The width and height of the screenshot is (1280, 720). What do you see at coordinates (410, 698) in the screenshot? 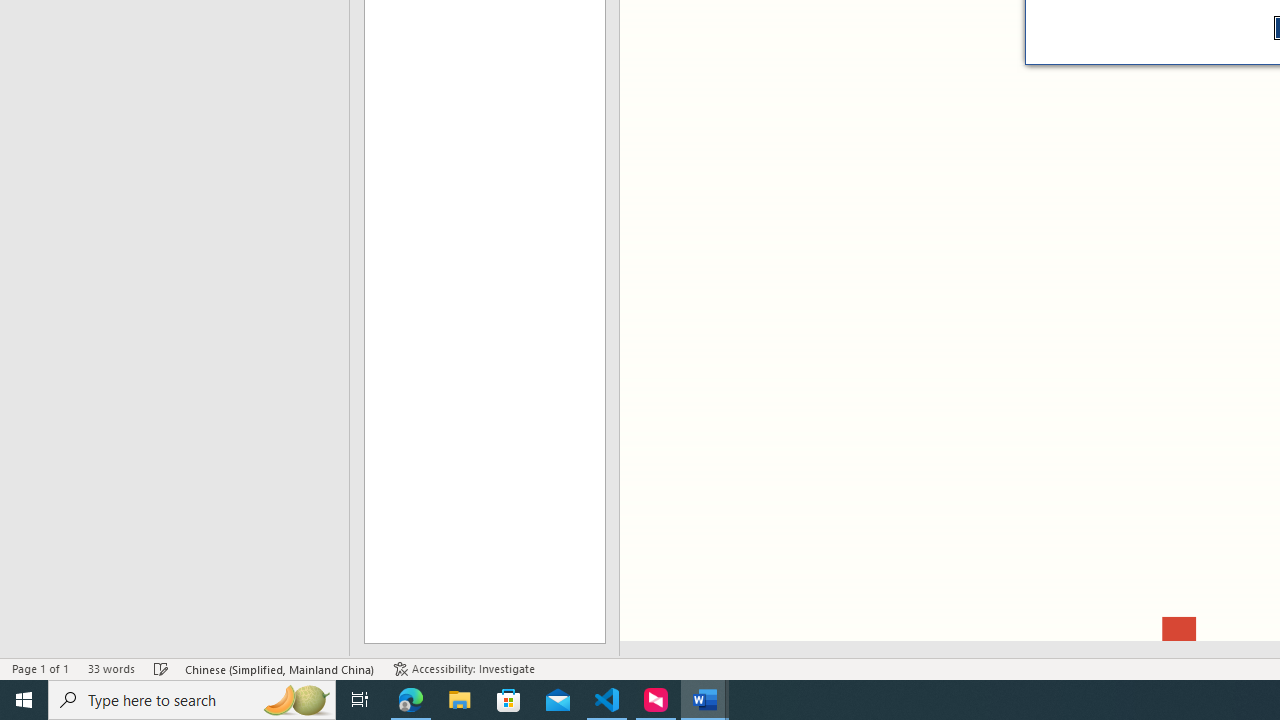
I see `'Microsoft Edge - 1 running window'` at bounding box center [410, 698].